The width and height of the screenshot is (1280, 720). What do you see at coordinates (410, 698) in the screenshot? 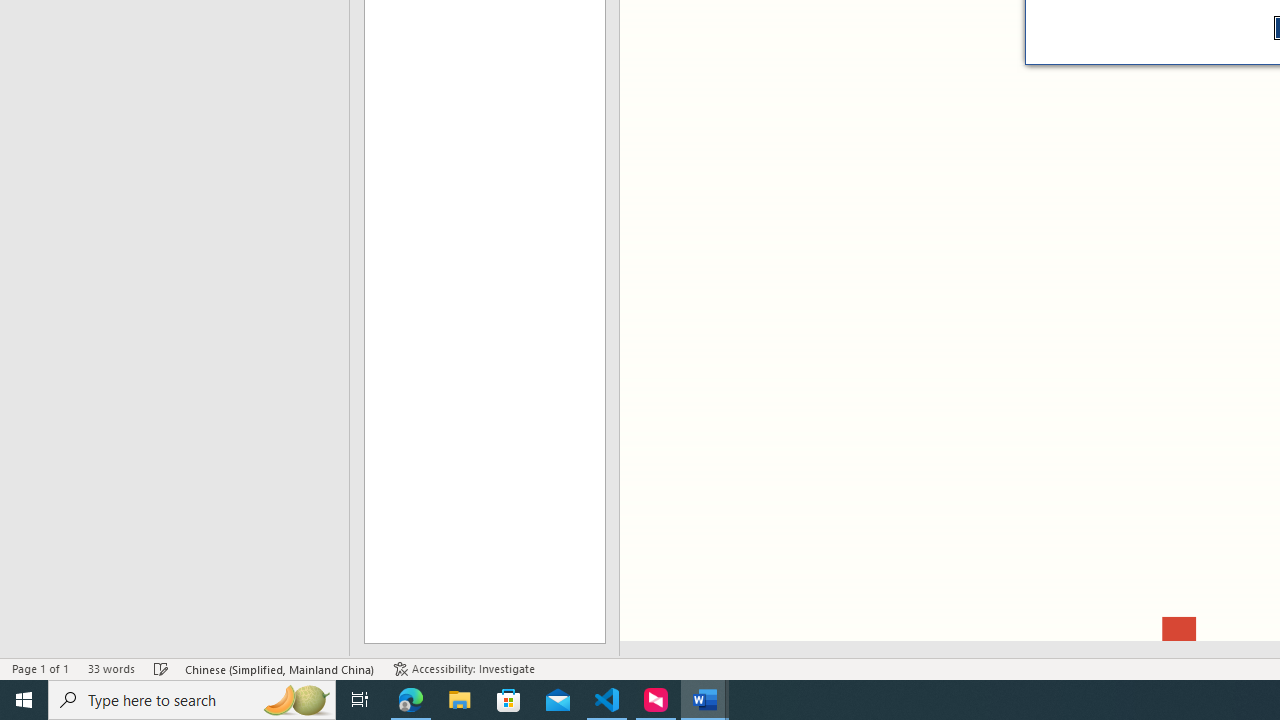
I see `'Microsoft Edge - 1 running window'` at bounding box center [410, 698].